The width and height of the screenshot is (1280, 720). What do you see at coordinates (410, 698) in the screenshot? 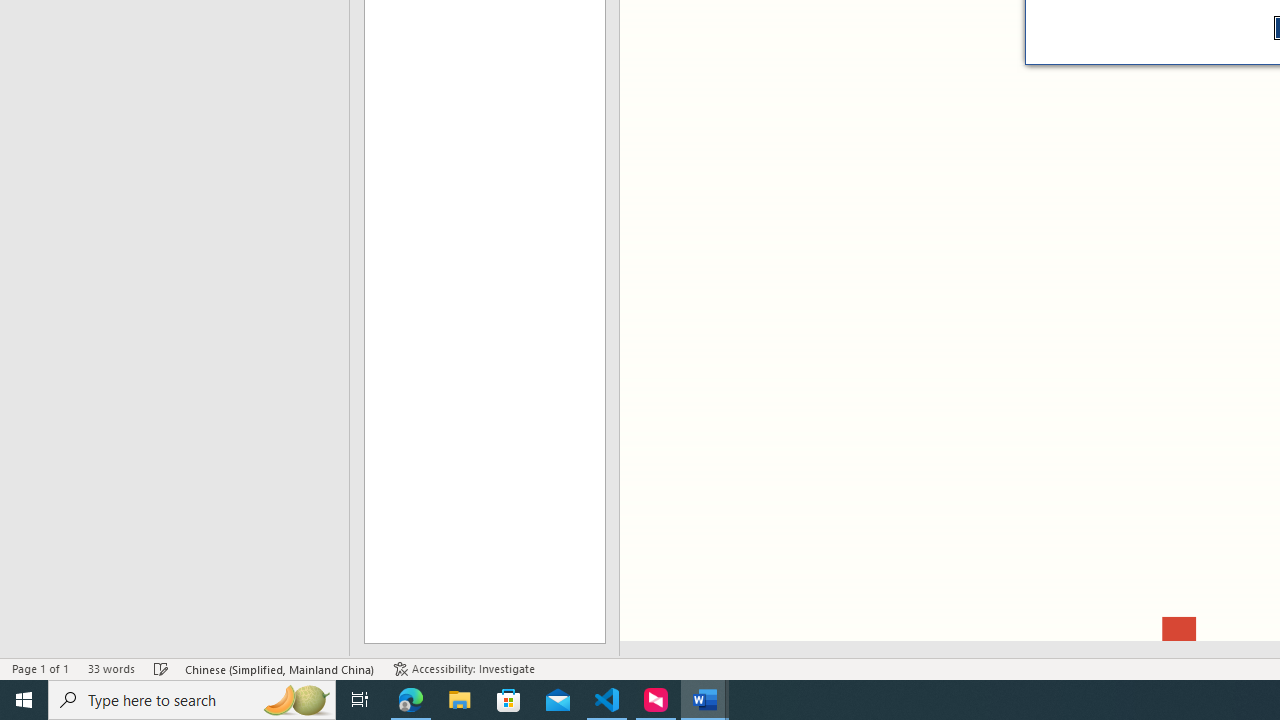
I see `'Microsoft Edge - 1 running window'` at bounding box center [410, 698].